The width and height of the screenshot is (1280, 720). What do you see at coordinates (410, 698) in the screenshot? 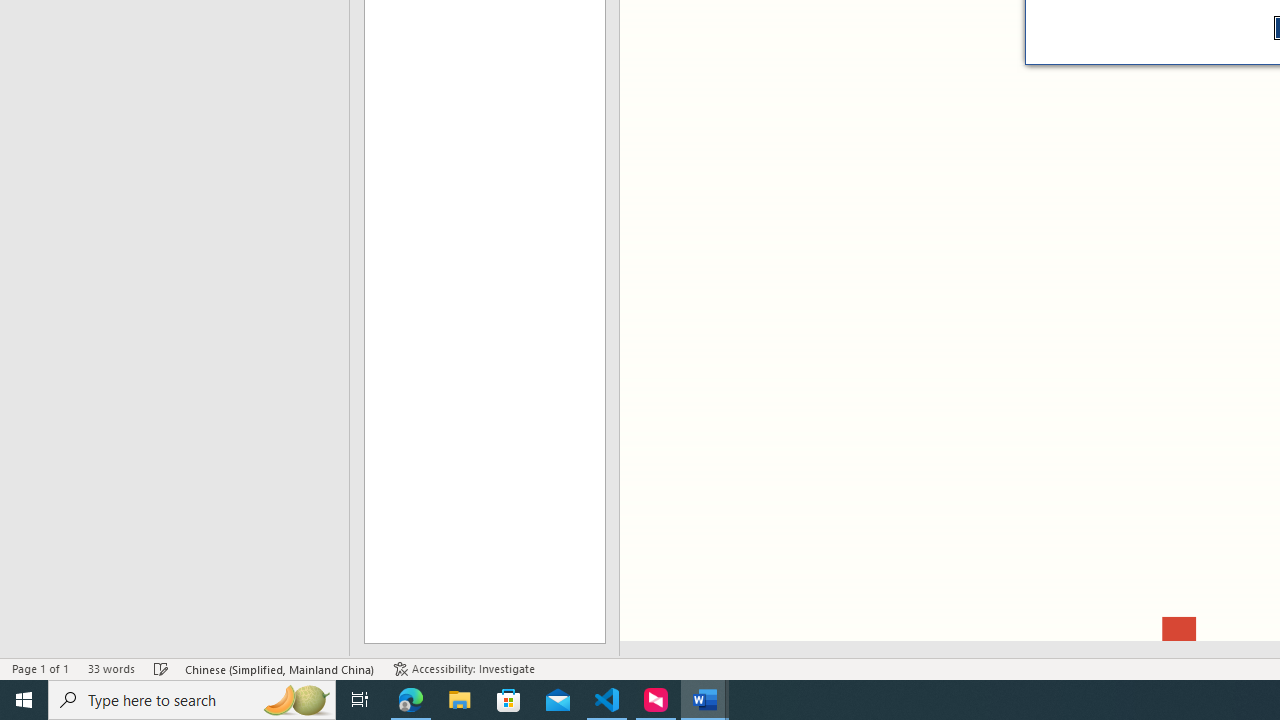
I see `'Microsoft Edge - 1 running window'` at bounding box center [410, 698].